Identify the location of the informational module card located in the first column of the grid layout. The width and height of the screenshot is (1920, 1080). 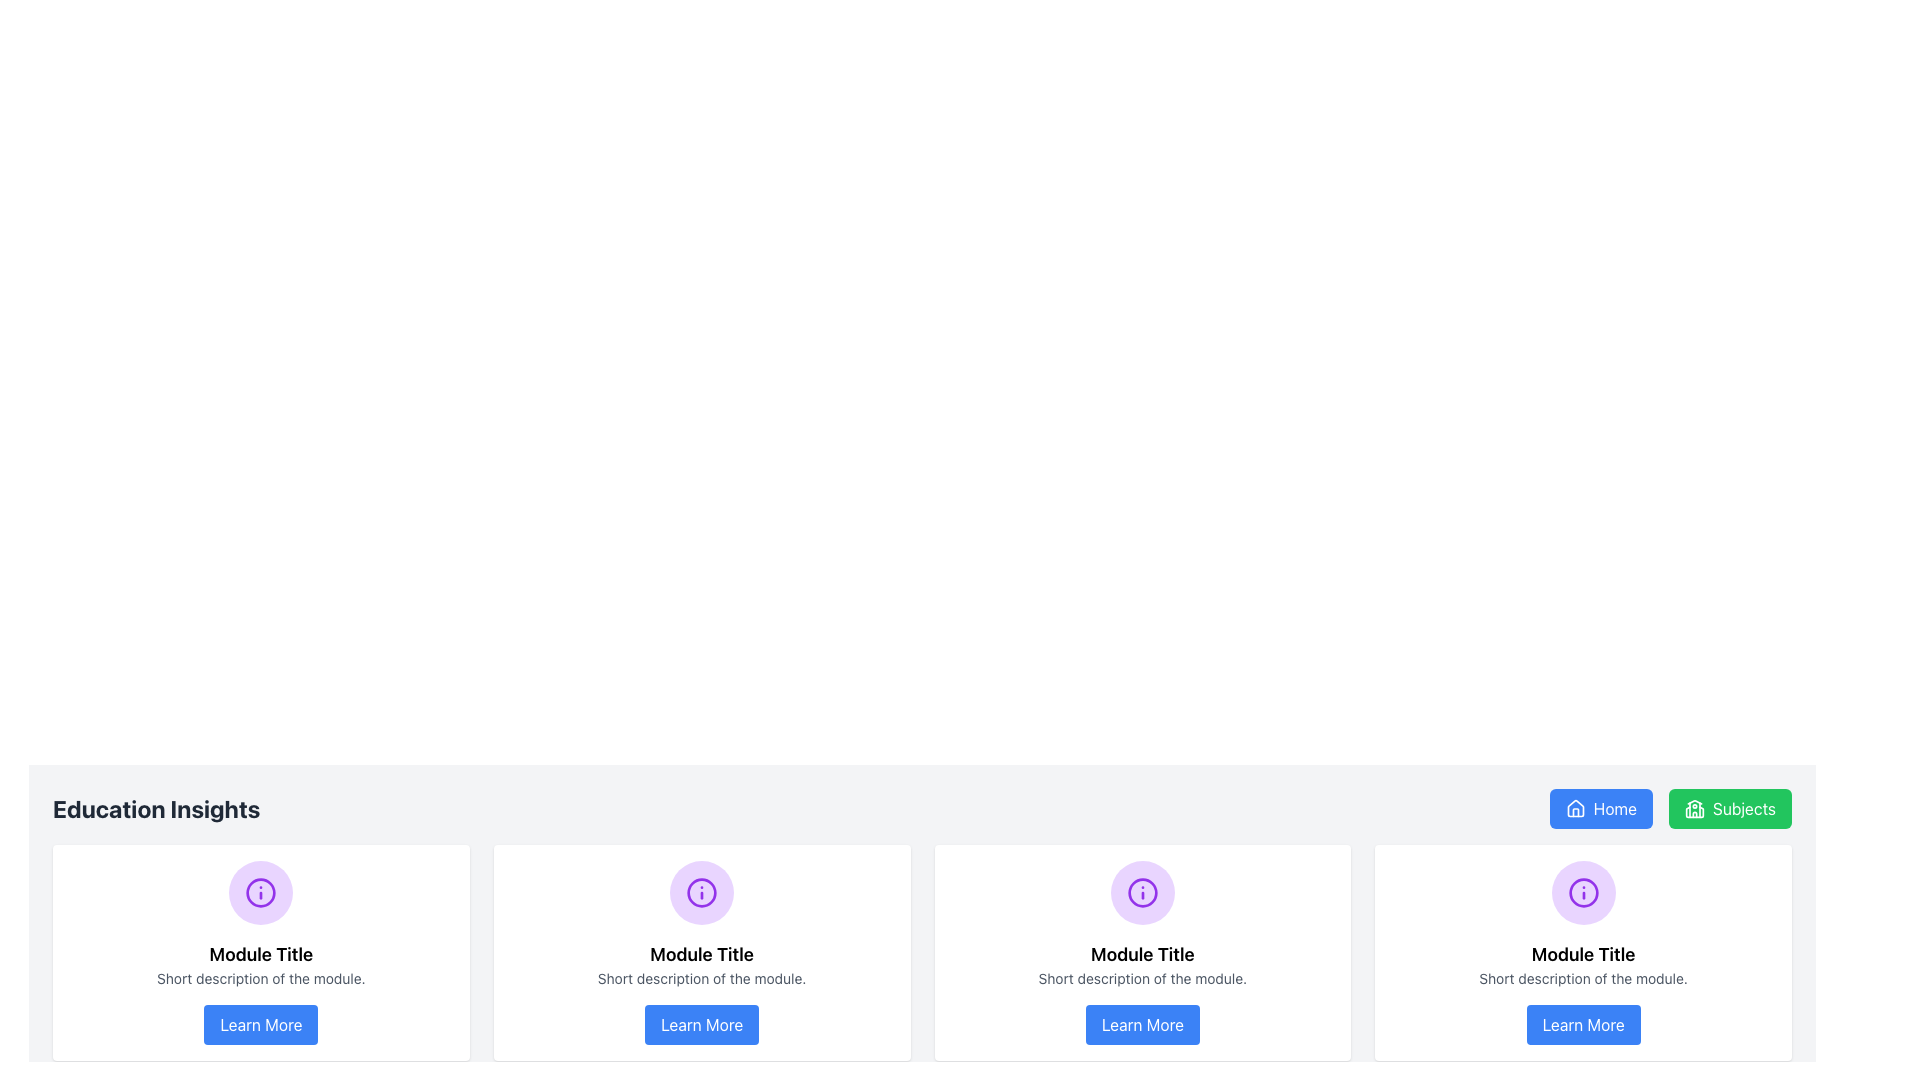
(260, 951).